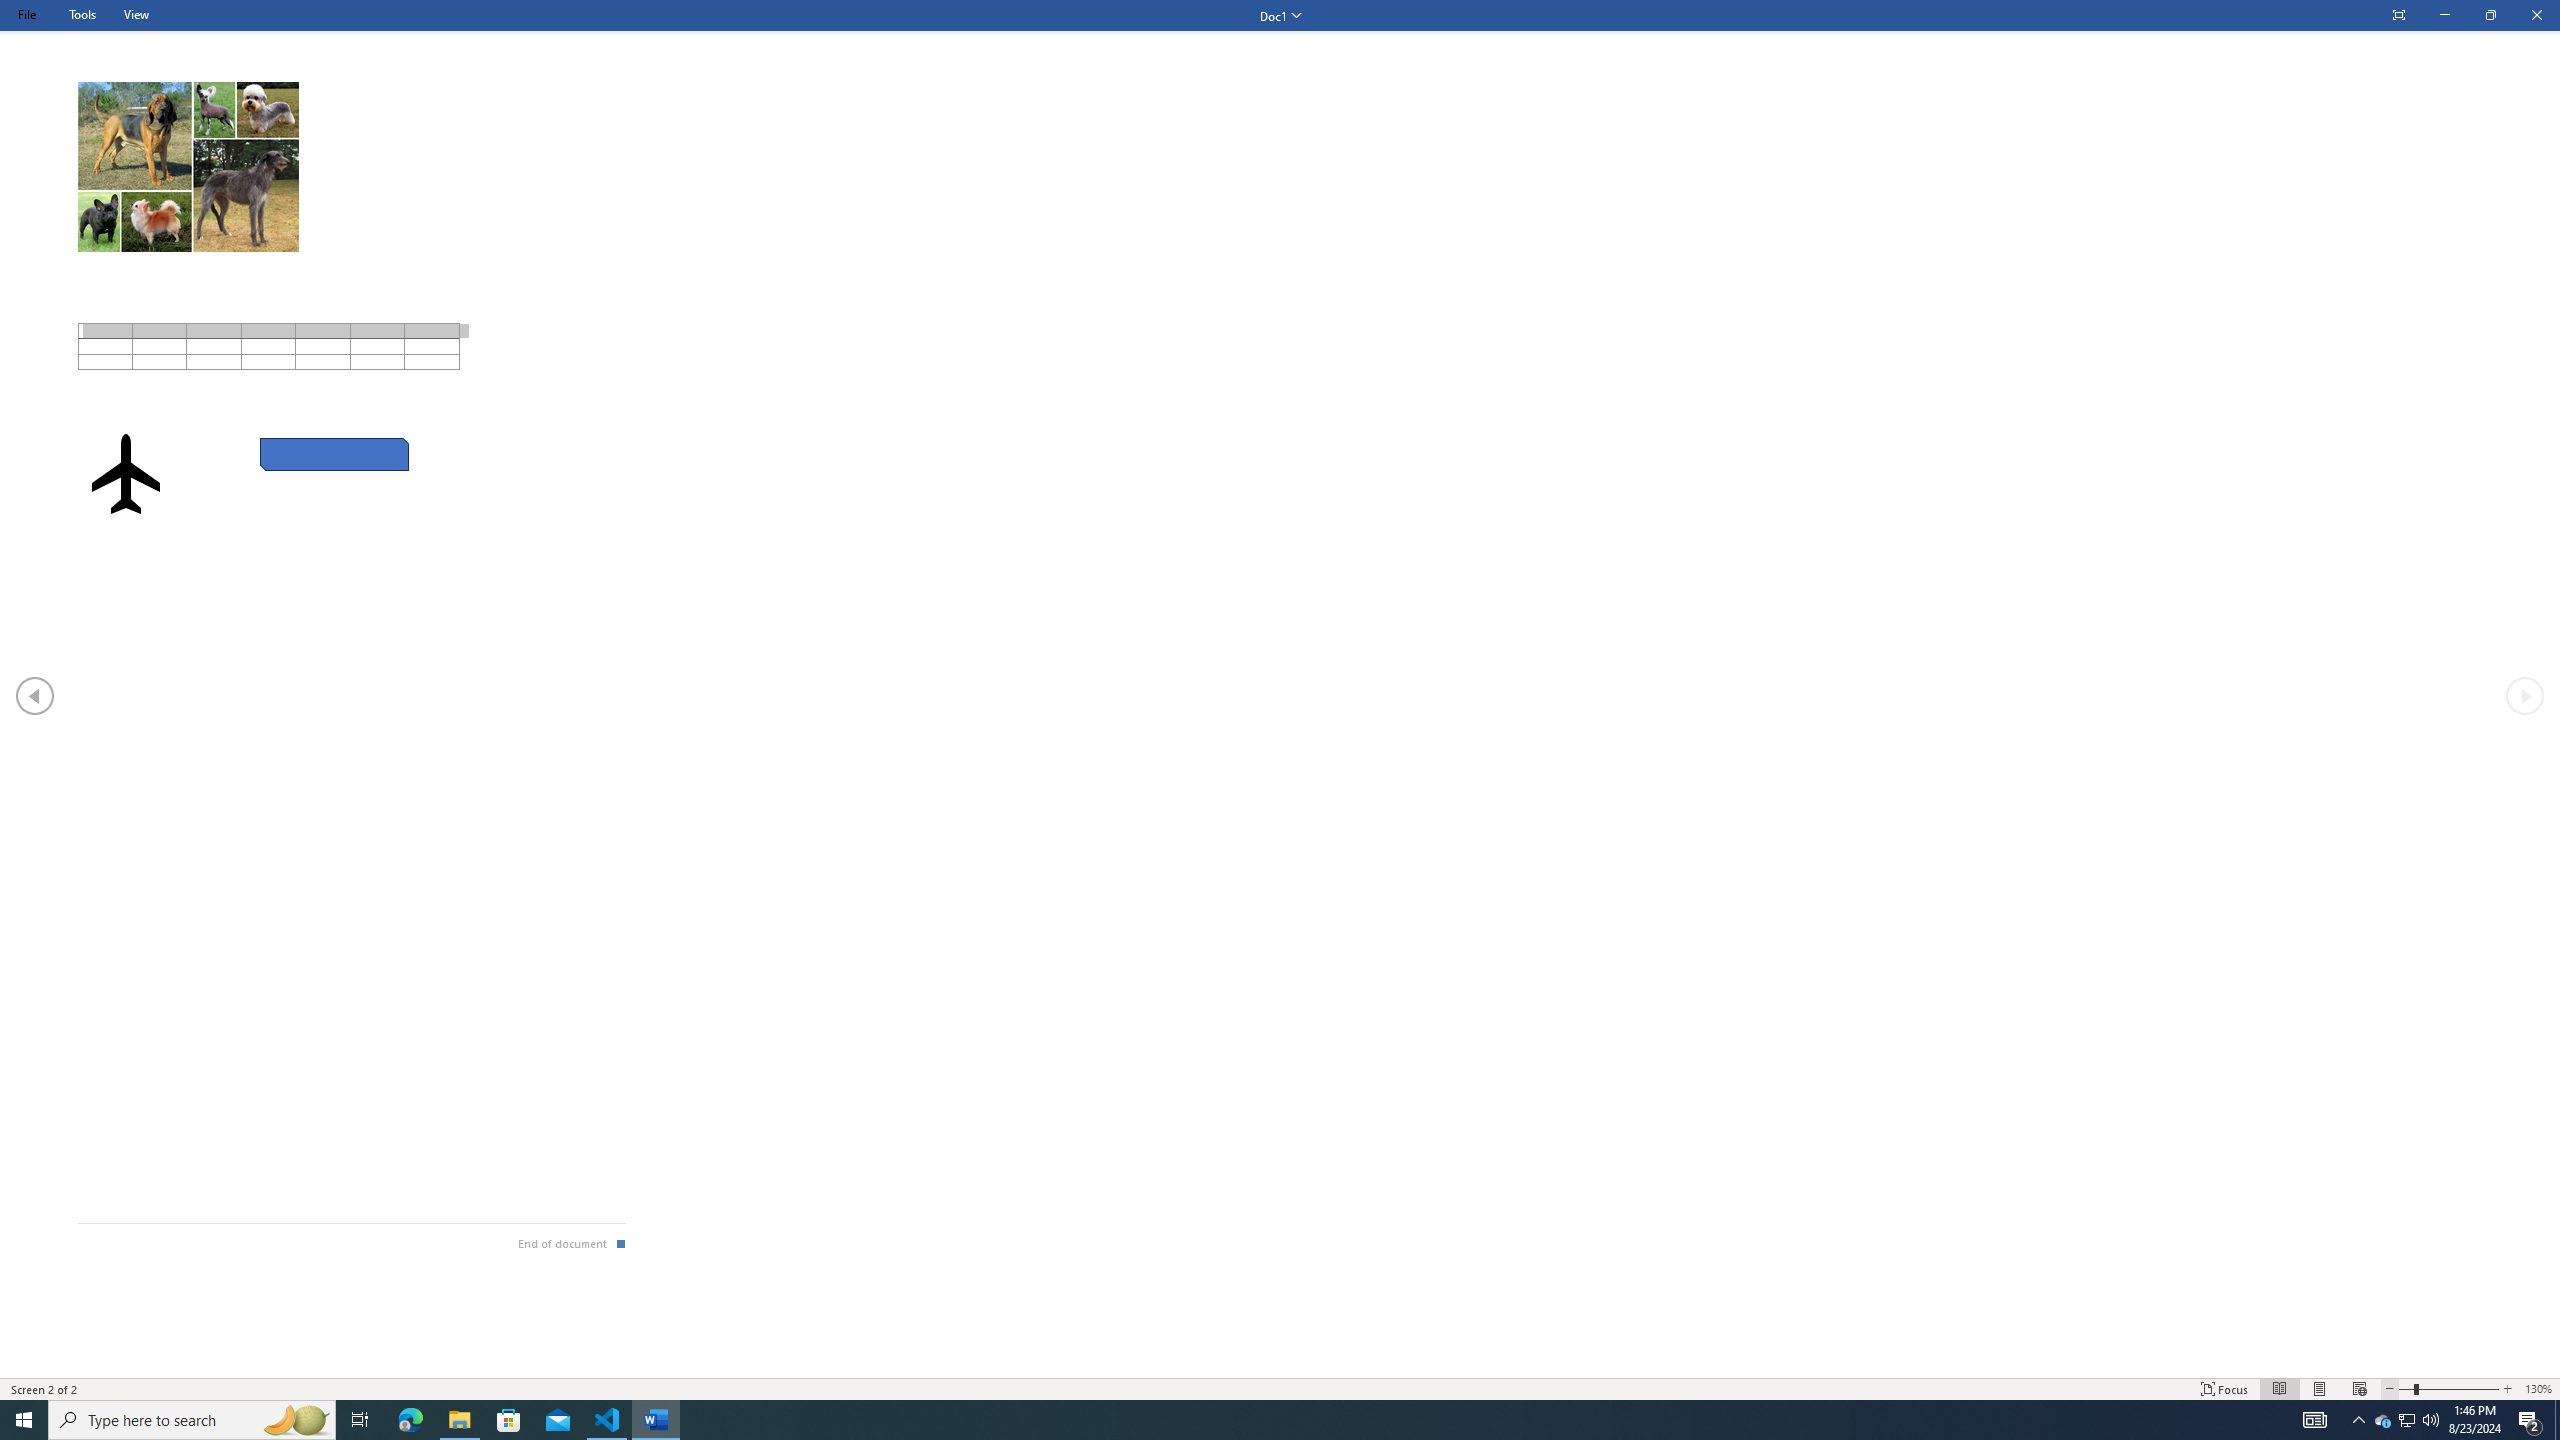 Image resolution: width=2560 pixels, height=1440 pixels. I want to click on 'Page Number Screen 2 of 2 ', so click(45, 1389).